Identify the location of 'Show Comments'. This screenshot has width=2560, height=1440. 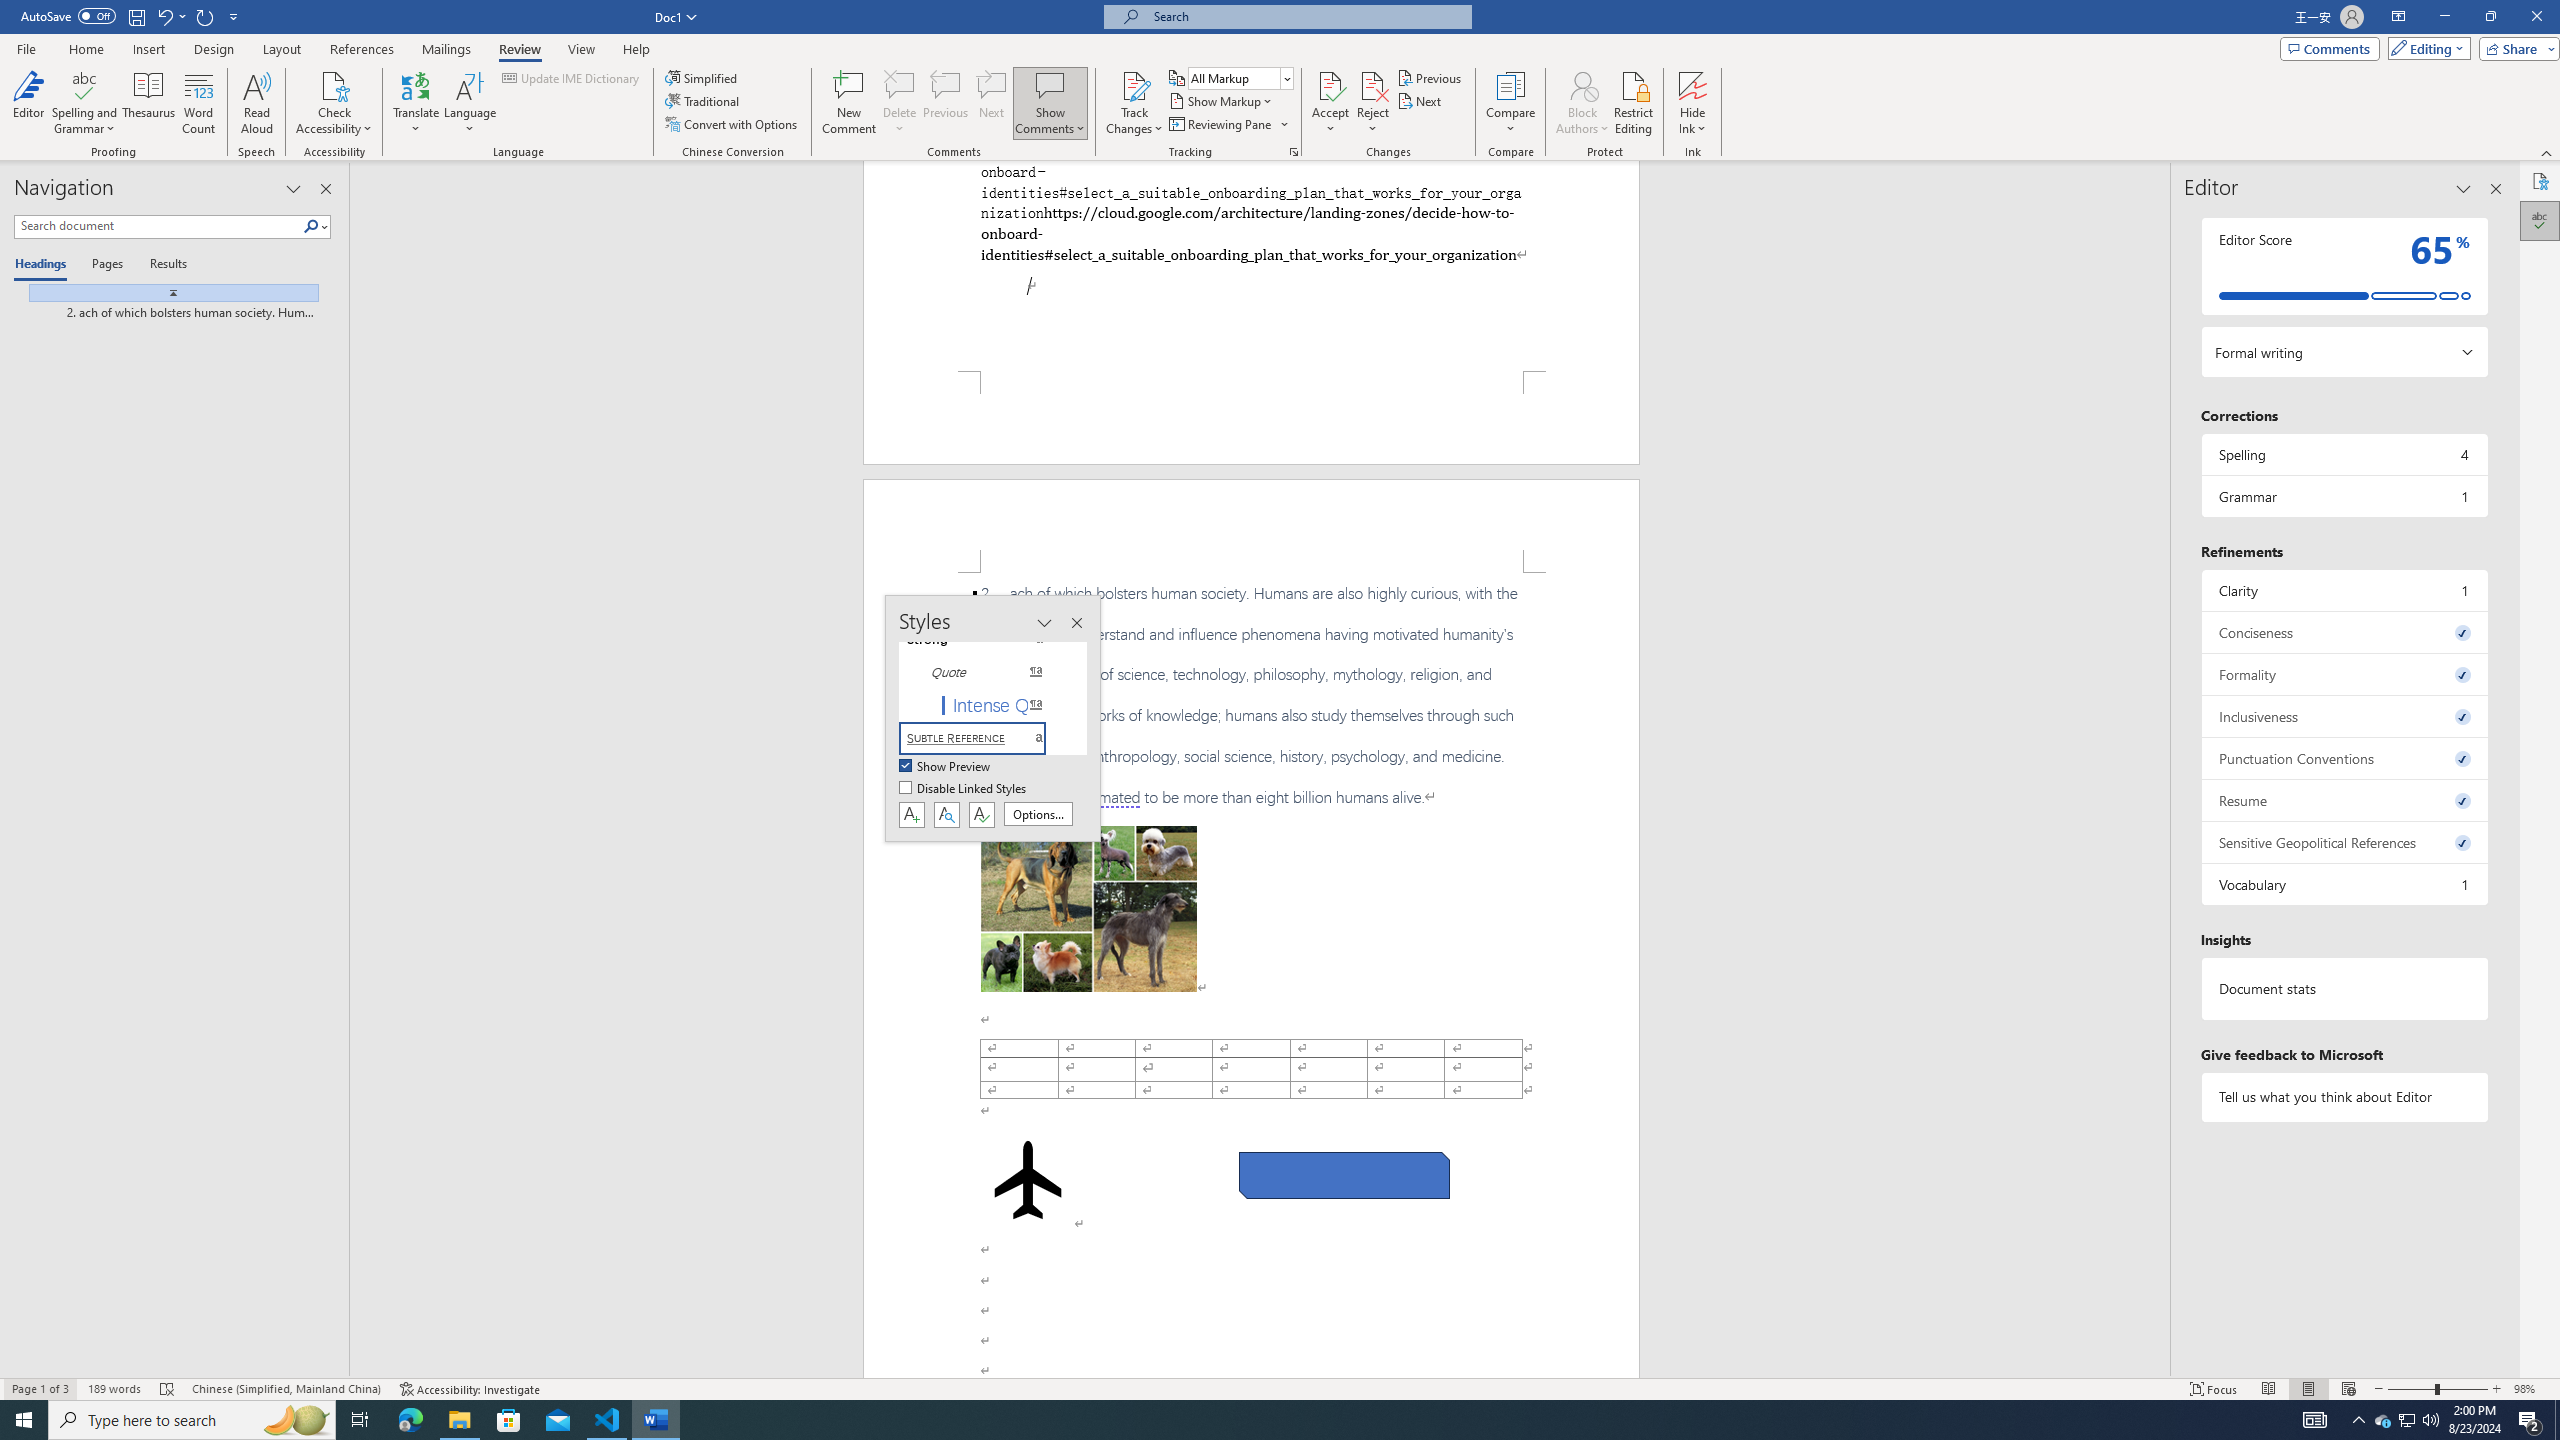
(1049, 103).